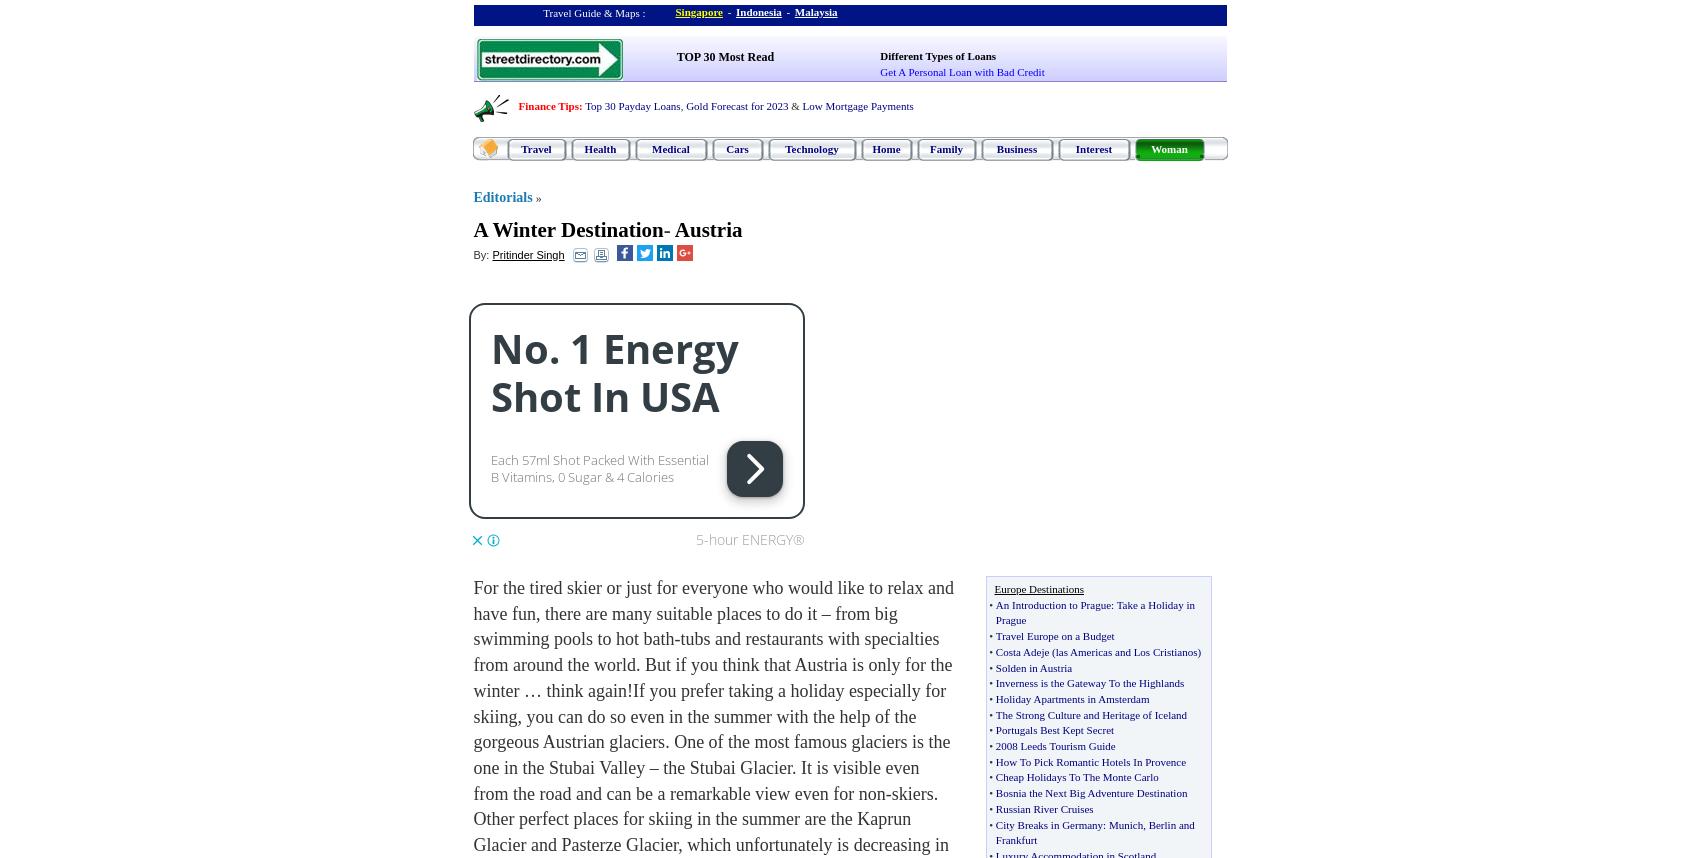 The height and width of the screenshot is (858, 1700). What do you see at coordinates (670, 148) in the screenshot?
I see `'Medical'` at bounding box center [670, 148].